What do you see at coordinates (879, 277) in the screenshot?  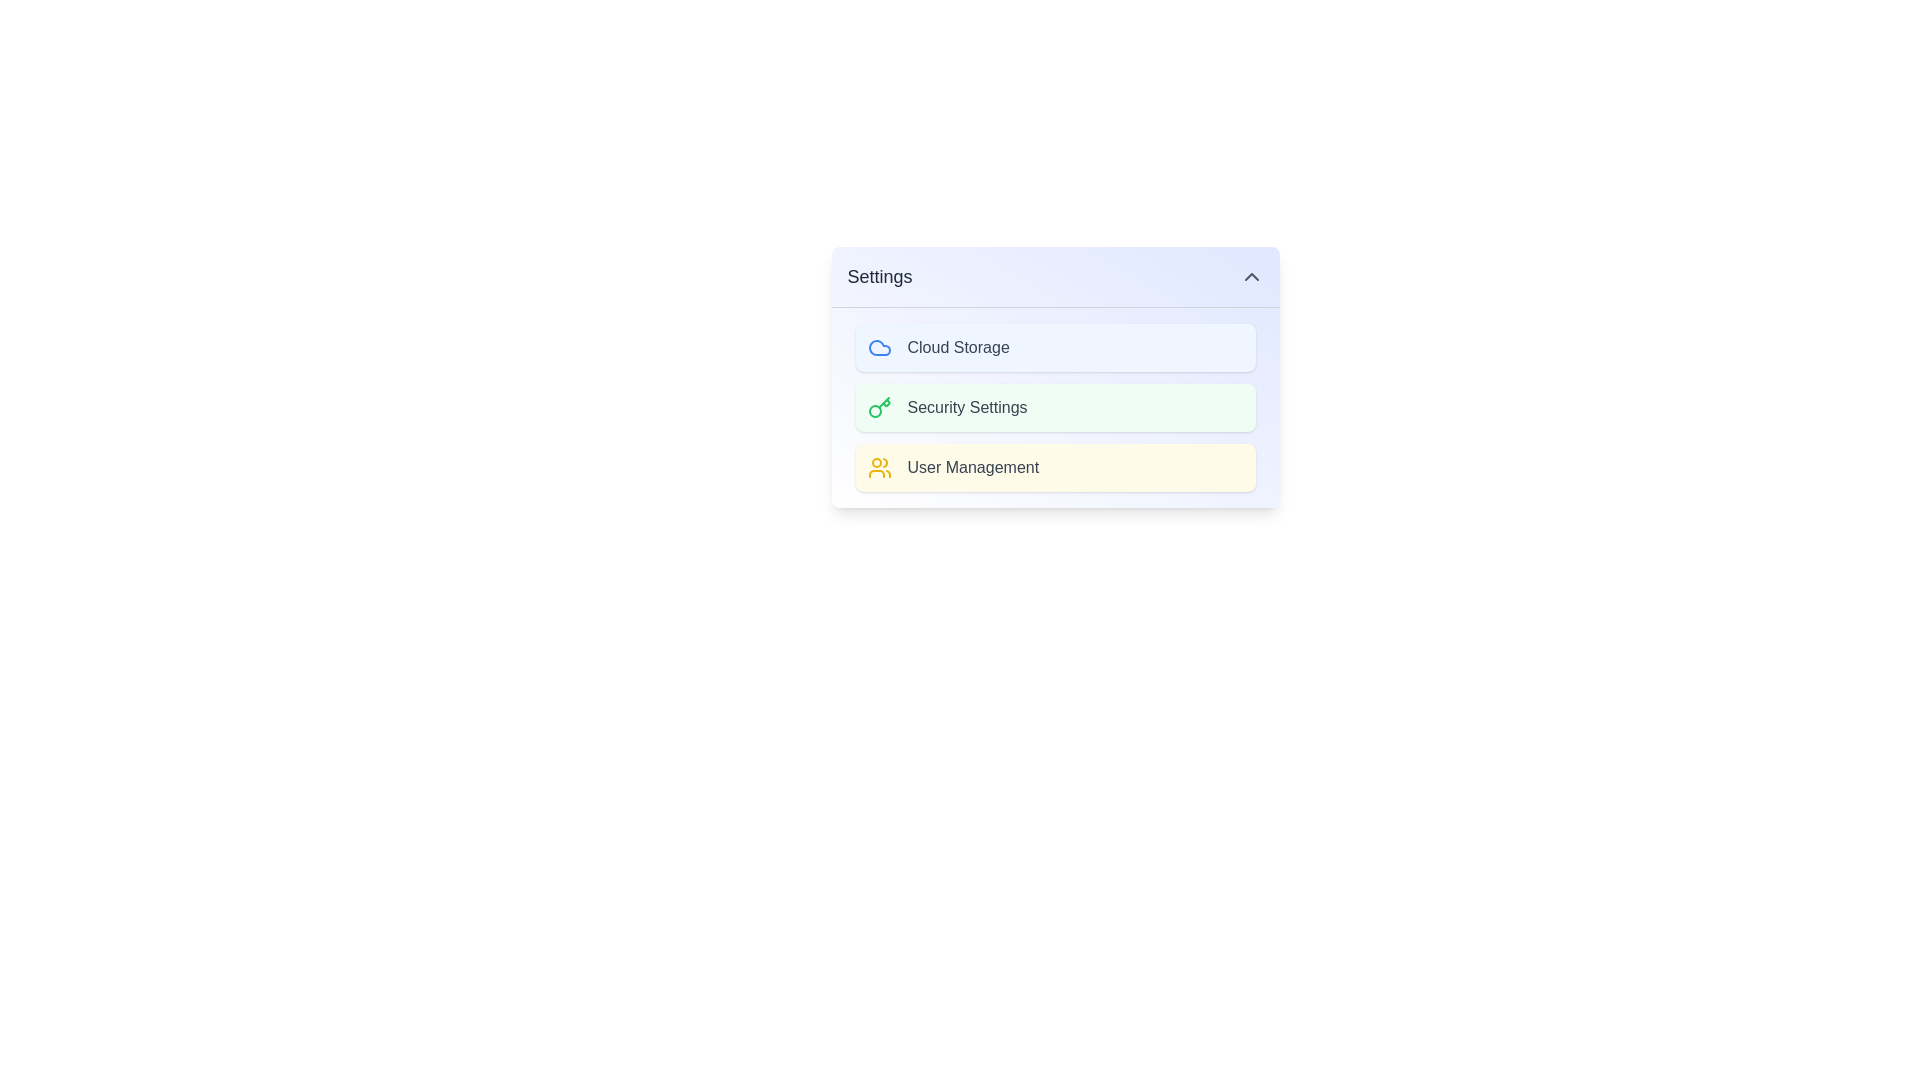 I see `the static text element labeled 'Settings', which is bold and medium-sized in dark gray color, located in the light blue header bar at the top of the menu interface` at bounding box center [879, 277].